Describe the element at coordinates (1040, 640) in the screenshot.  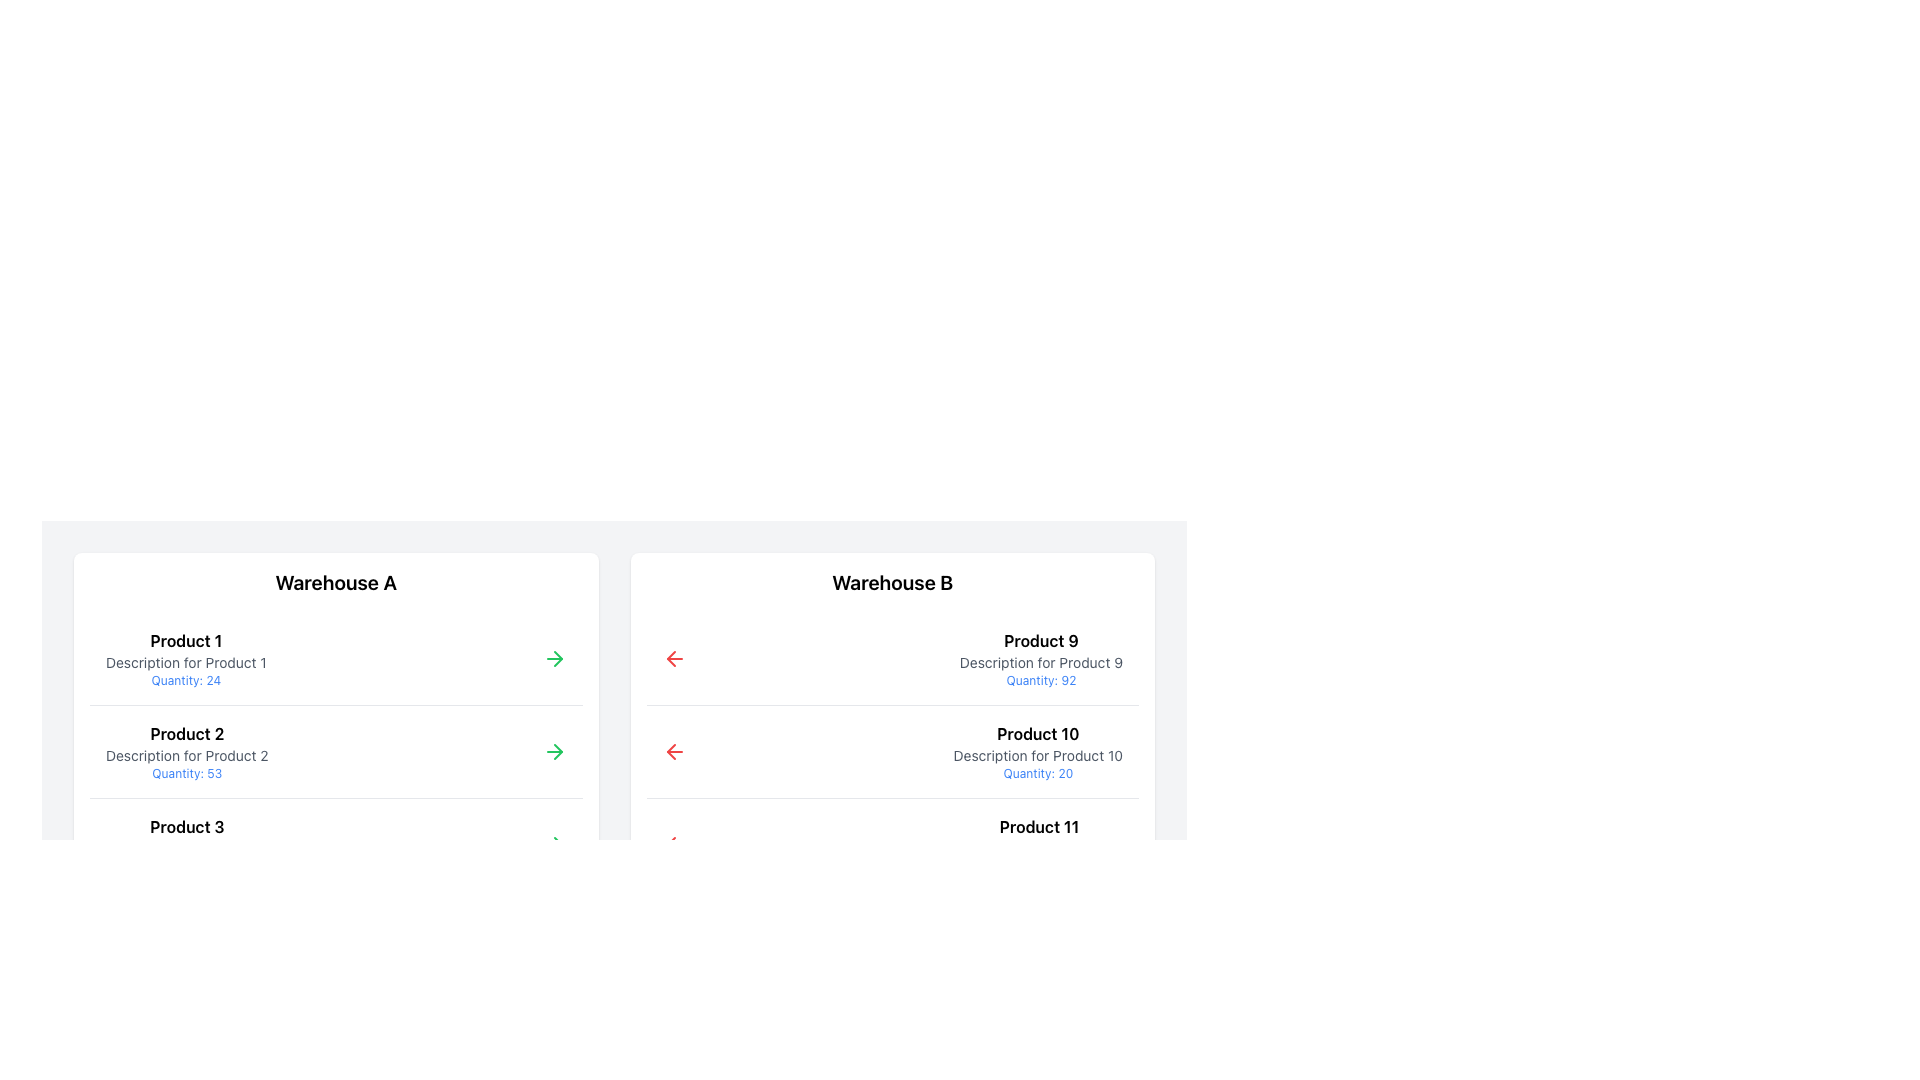
I see `the Text Label indicating the product name in the top-right section of the 'Warehouse B' column` at that location.